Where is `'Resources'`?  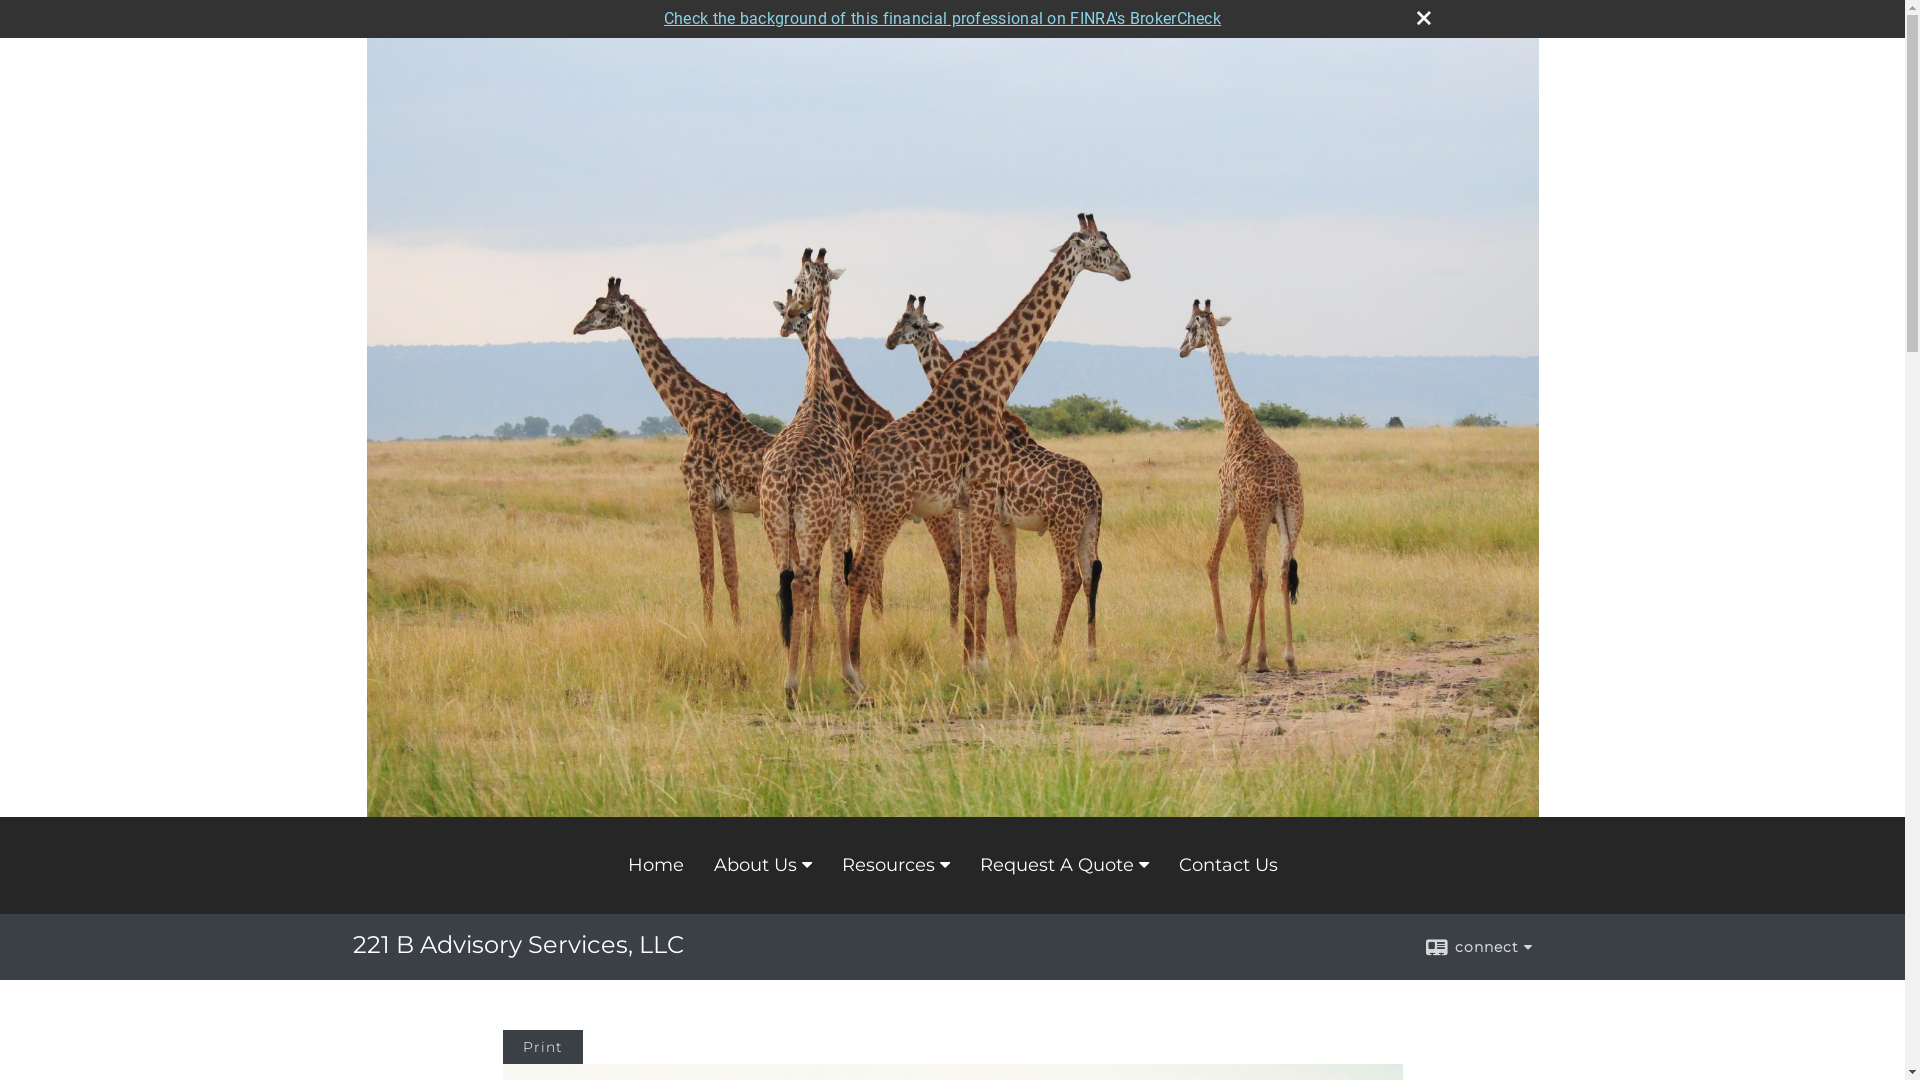 'Resources' is located at coordinates (893, 863).